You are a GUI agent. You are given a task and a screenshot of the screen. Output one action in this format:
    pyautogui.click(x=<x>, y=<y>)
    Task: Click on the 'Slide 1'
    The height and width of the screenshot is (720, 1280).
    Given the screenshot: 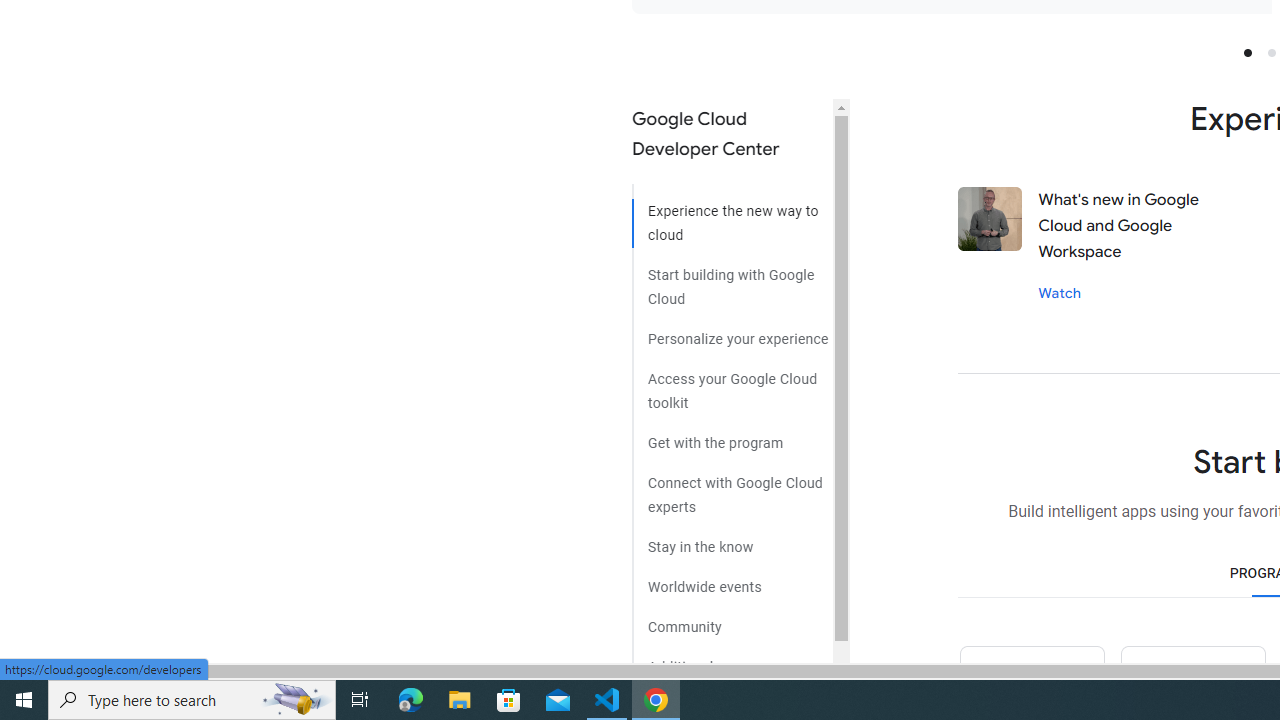 What is the action you would take?
    pyautogui.click(x=1246, y=51)
    